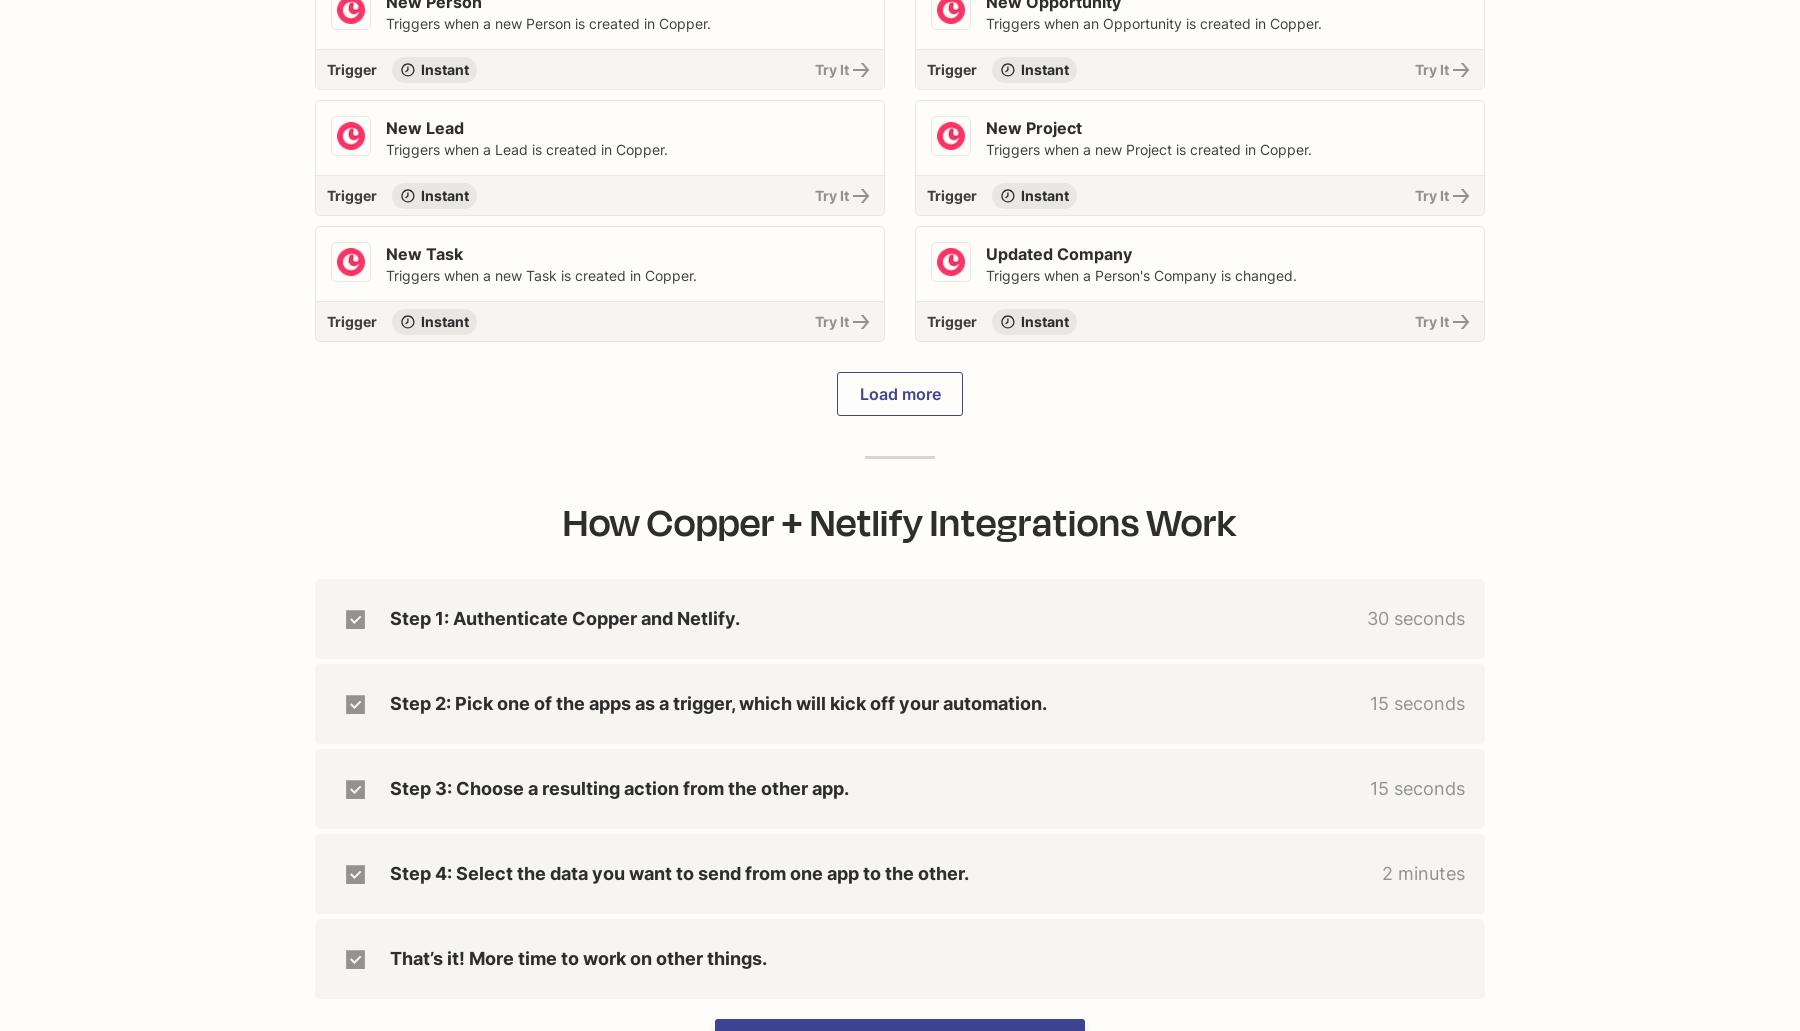 The width and height of the screenshot is (1800, 1031). Describe the element at coordinates (1033, 127) in the screenshot. I see `'New Project'` at that location.